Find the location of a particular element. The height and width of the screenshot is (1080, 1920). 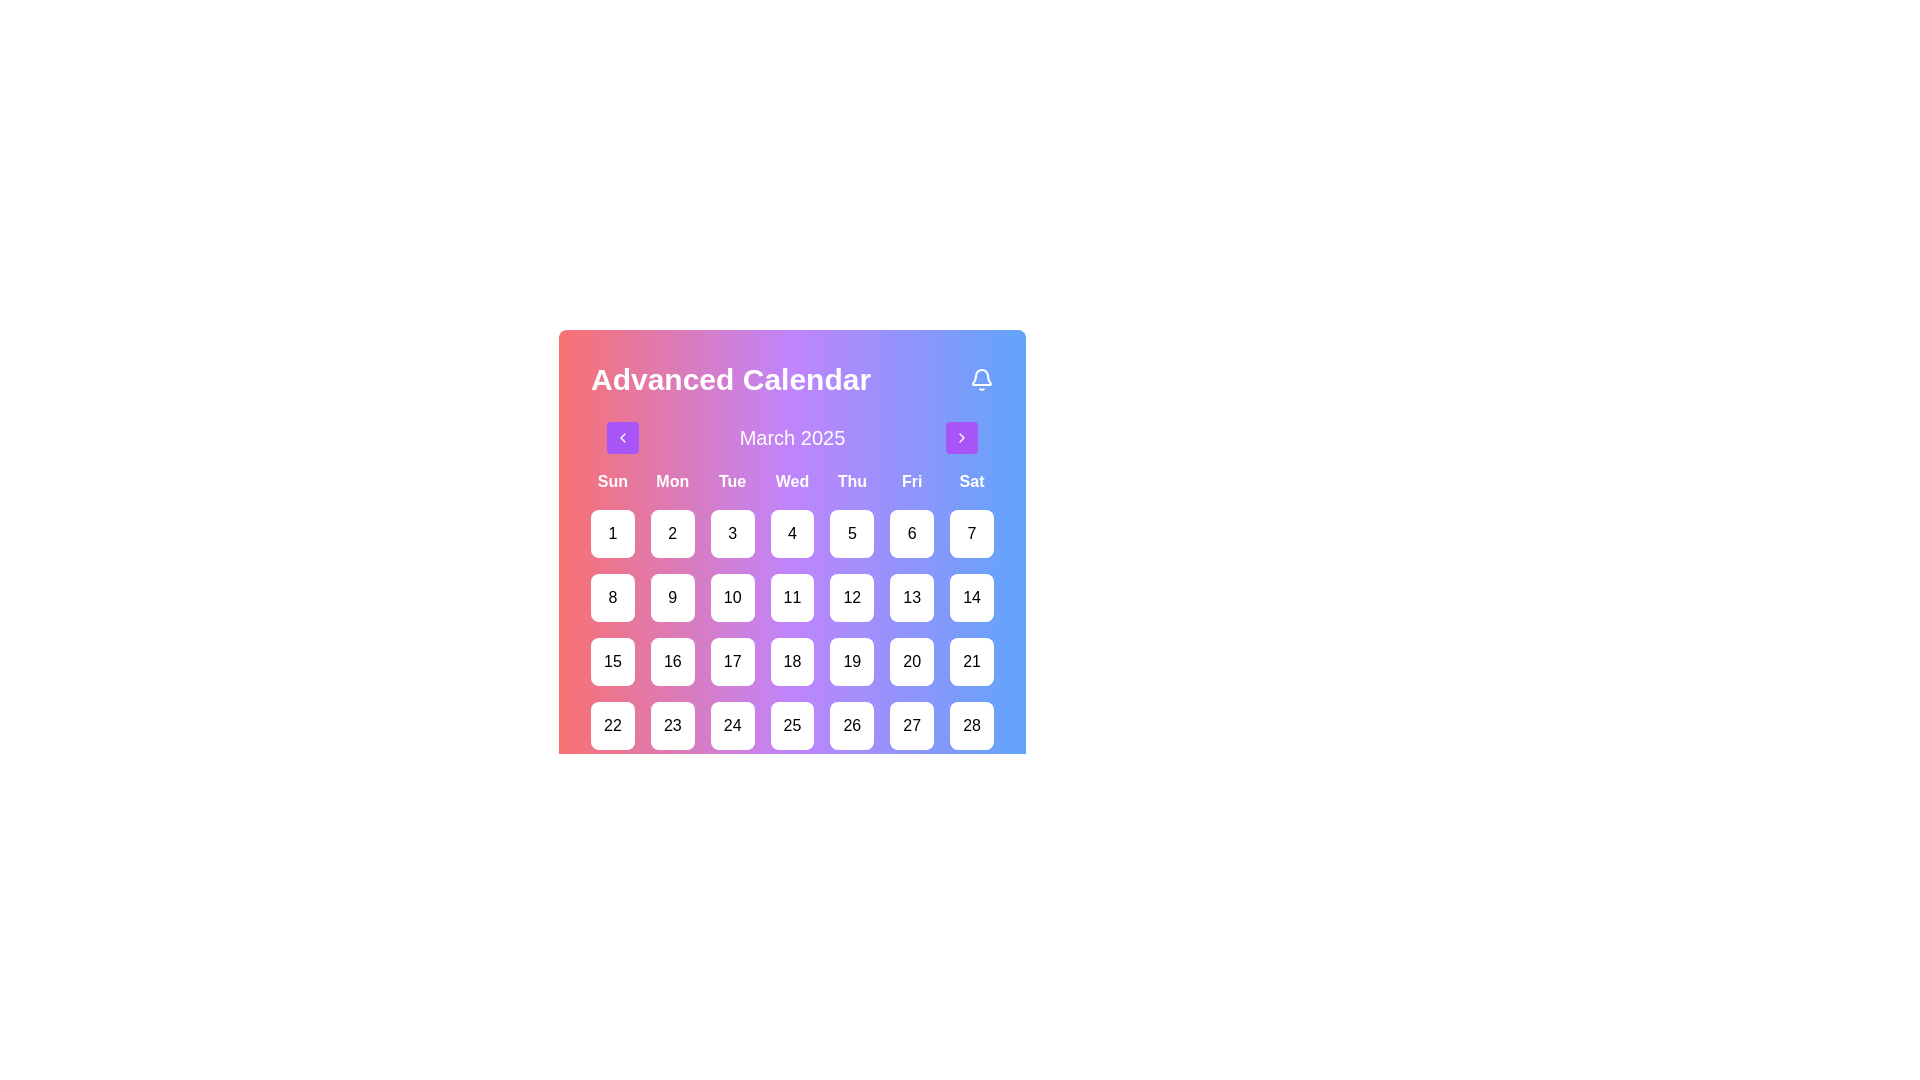

the navigational buttons integrated with the label indicating the currently displayed month and year in the calendar interface is located at coordinates (791, 437).